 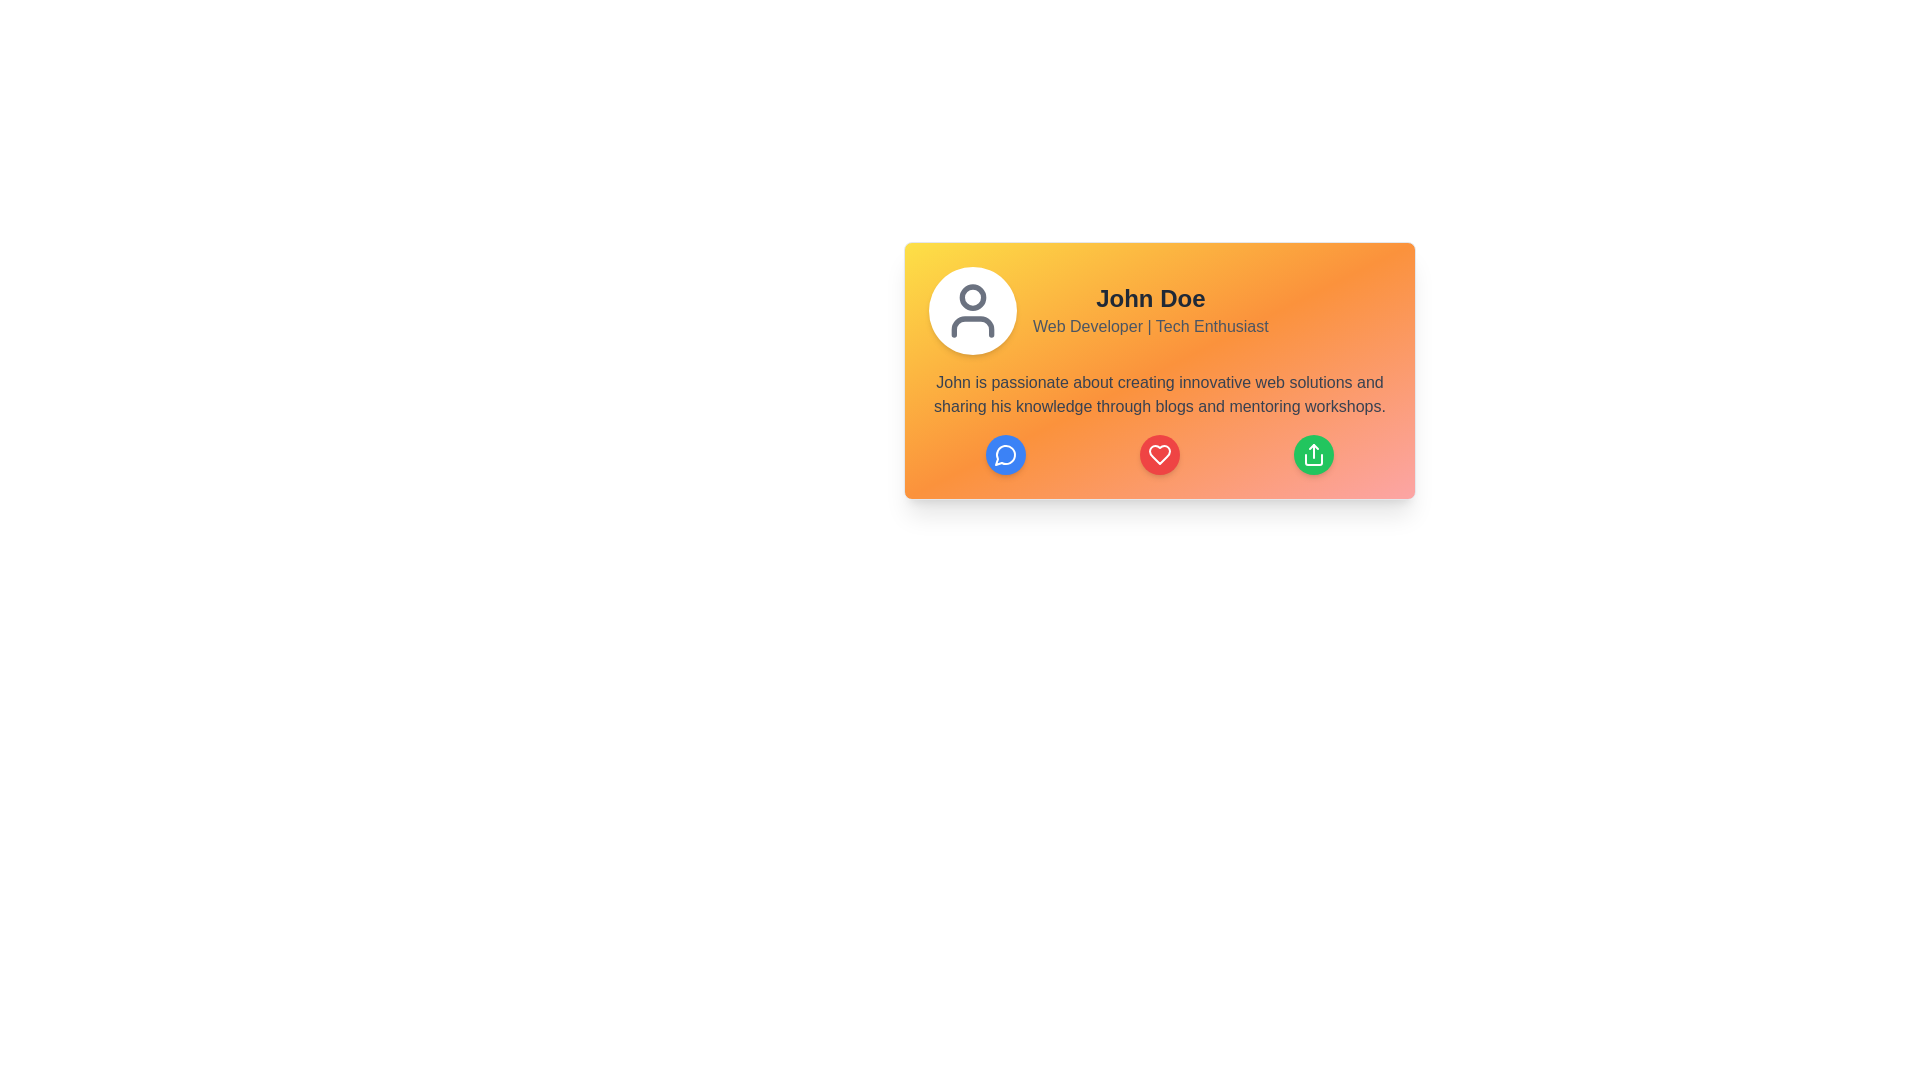 What do you see at coordinates (1006, 455) in the screenshot?
I see `the circular blue button with a chat bubble icon` at bounding box center [1006, 455].